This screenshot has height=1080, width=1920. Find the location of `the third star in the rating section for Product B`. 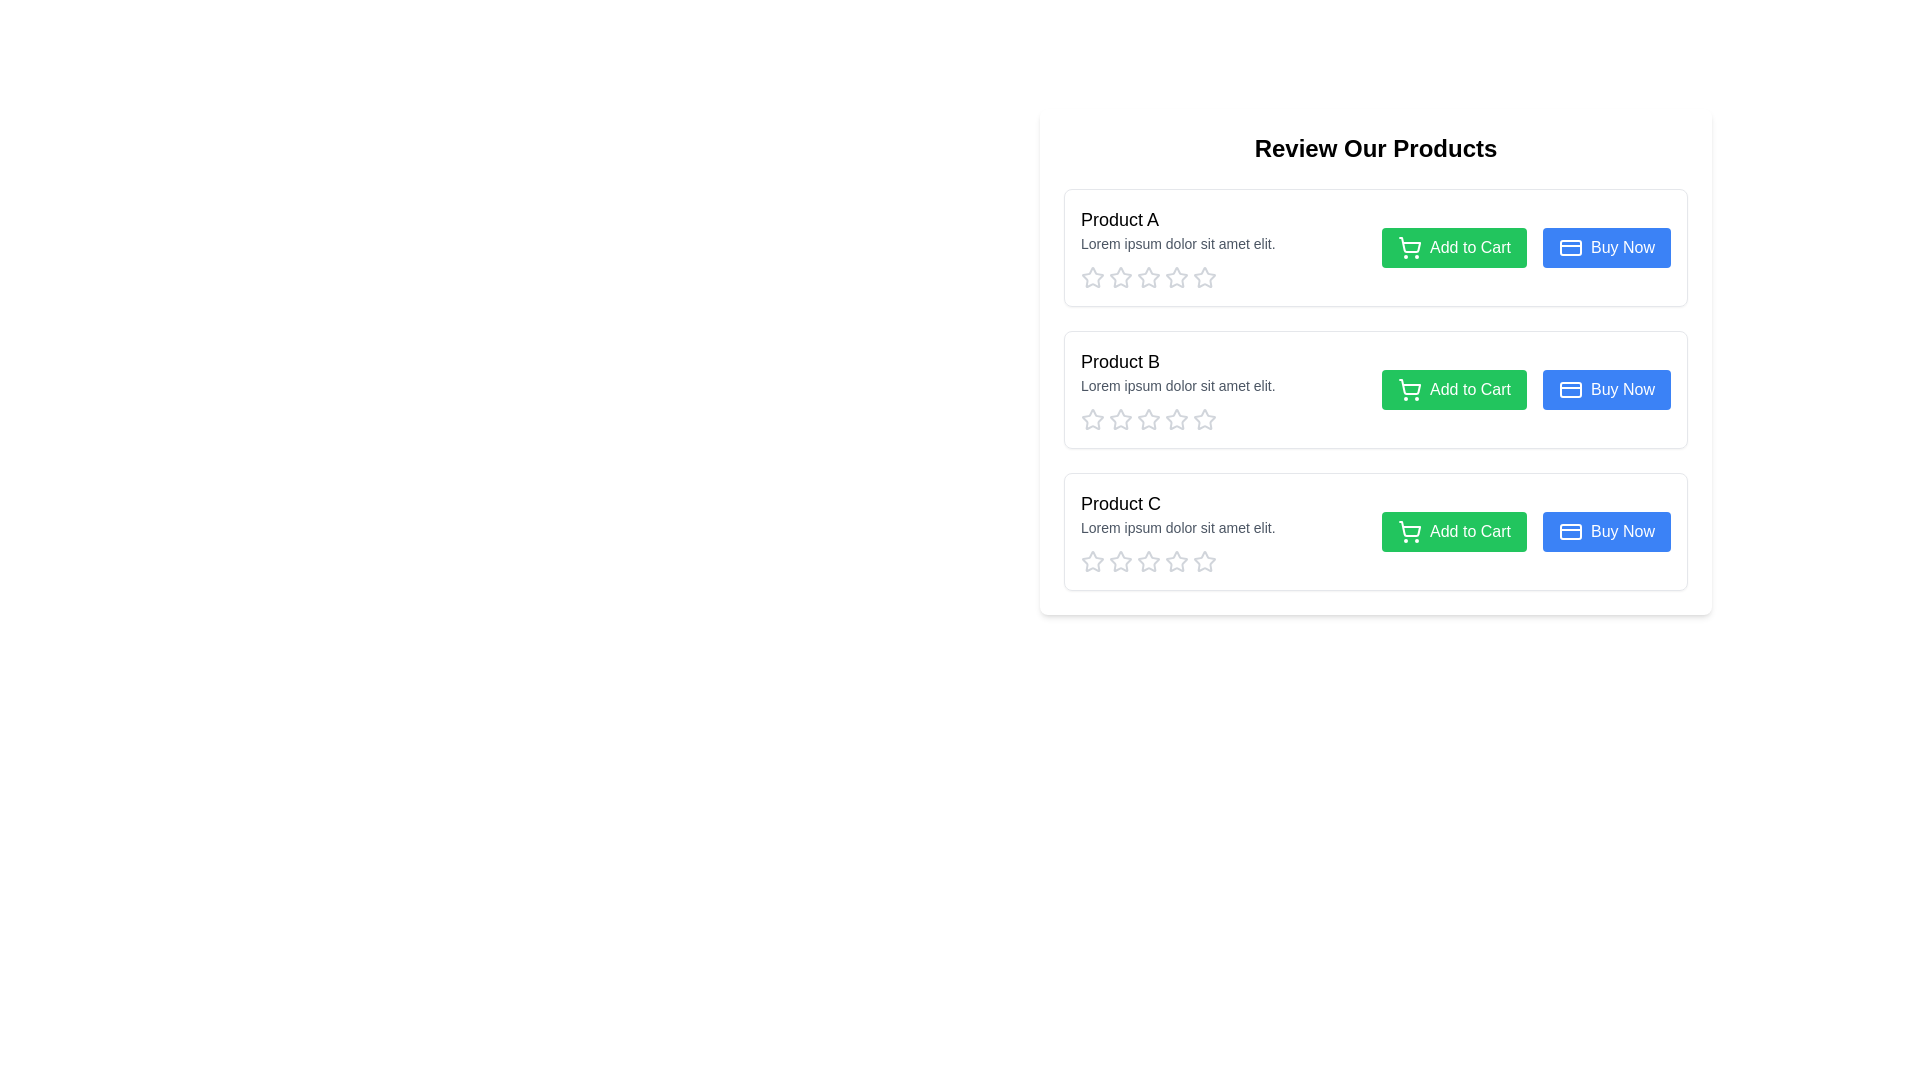

the third star in the rating section for Product B is located at coordinates (1121, 419).